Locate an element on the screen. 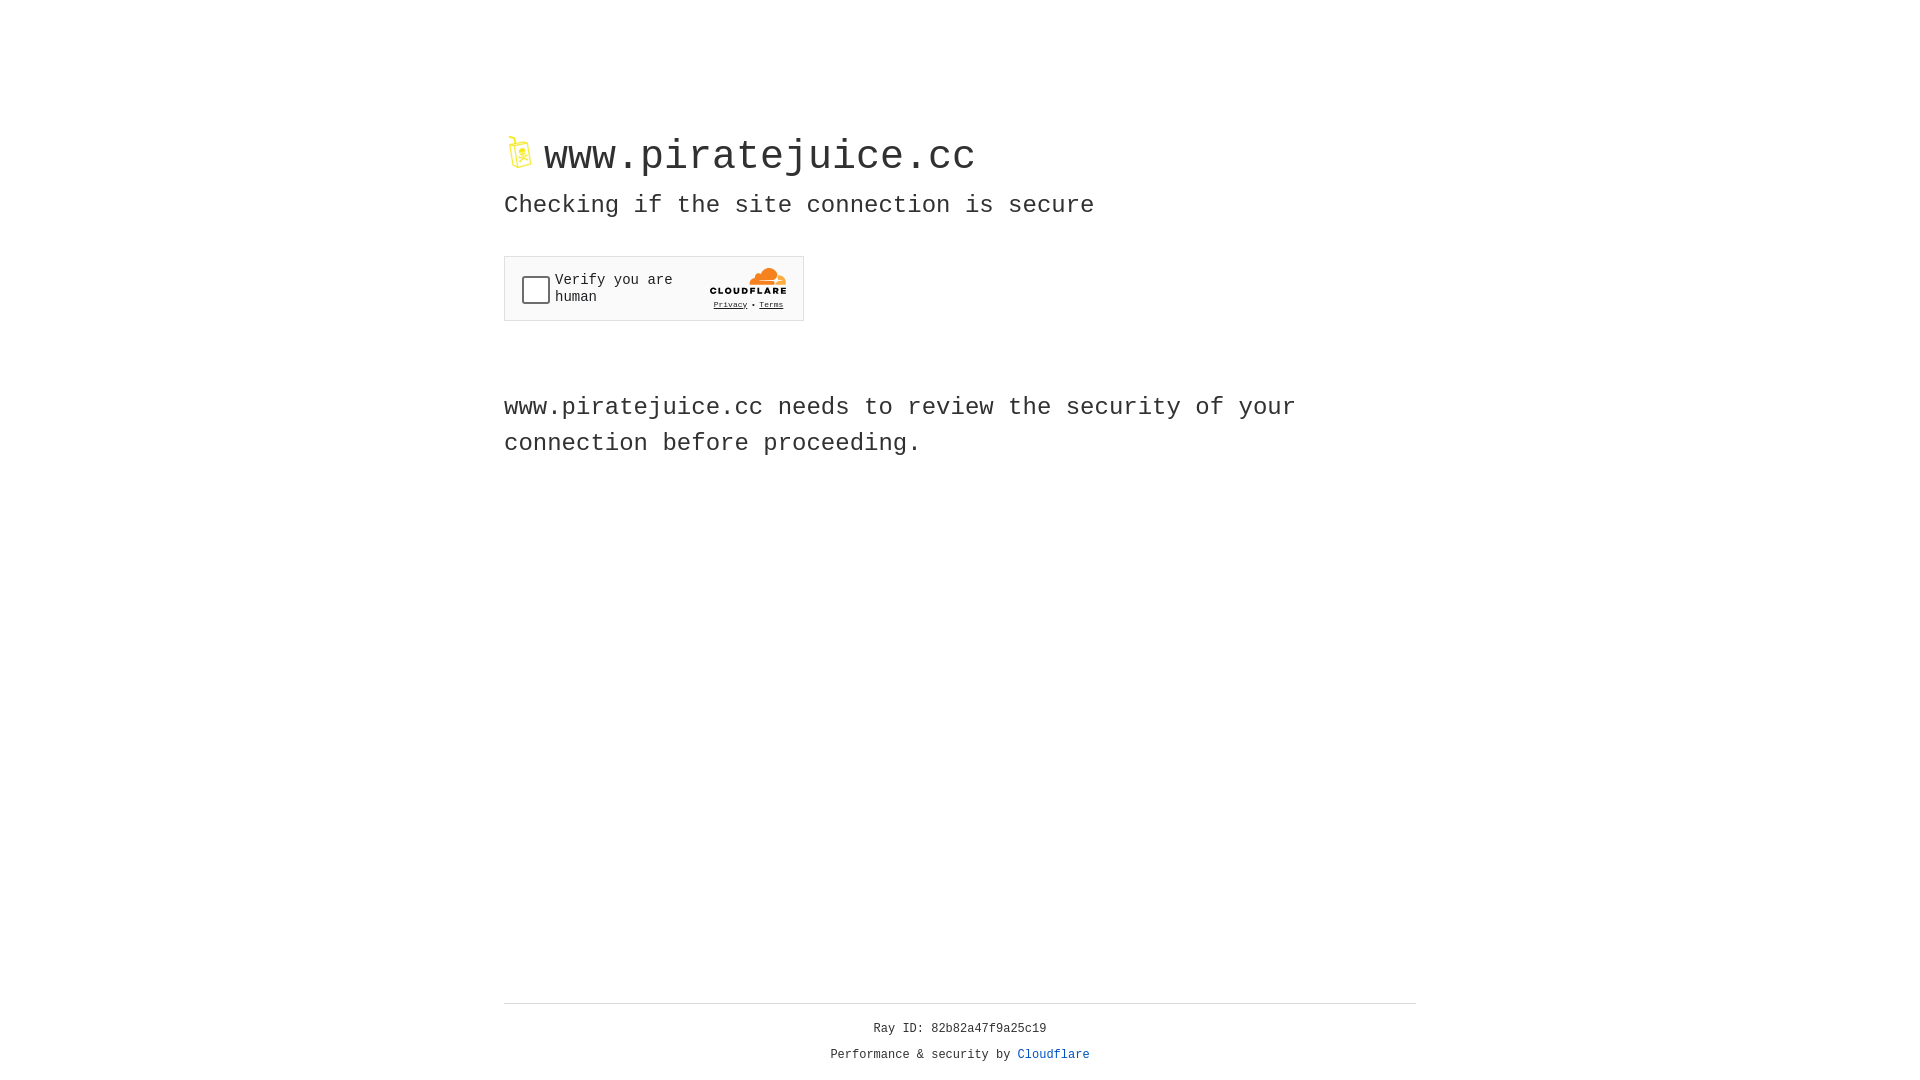 The height and width of the screenshot is (1080, 1920). 'Widget containing a Cloudflare security challenge' is located at coordinates (653, 288).